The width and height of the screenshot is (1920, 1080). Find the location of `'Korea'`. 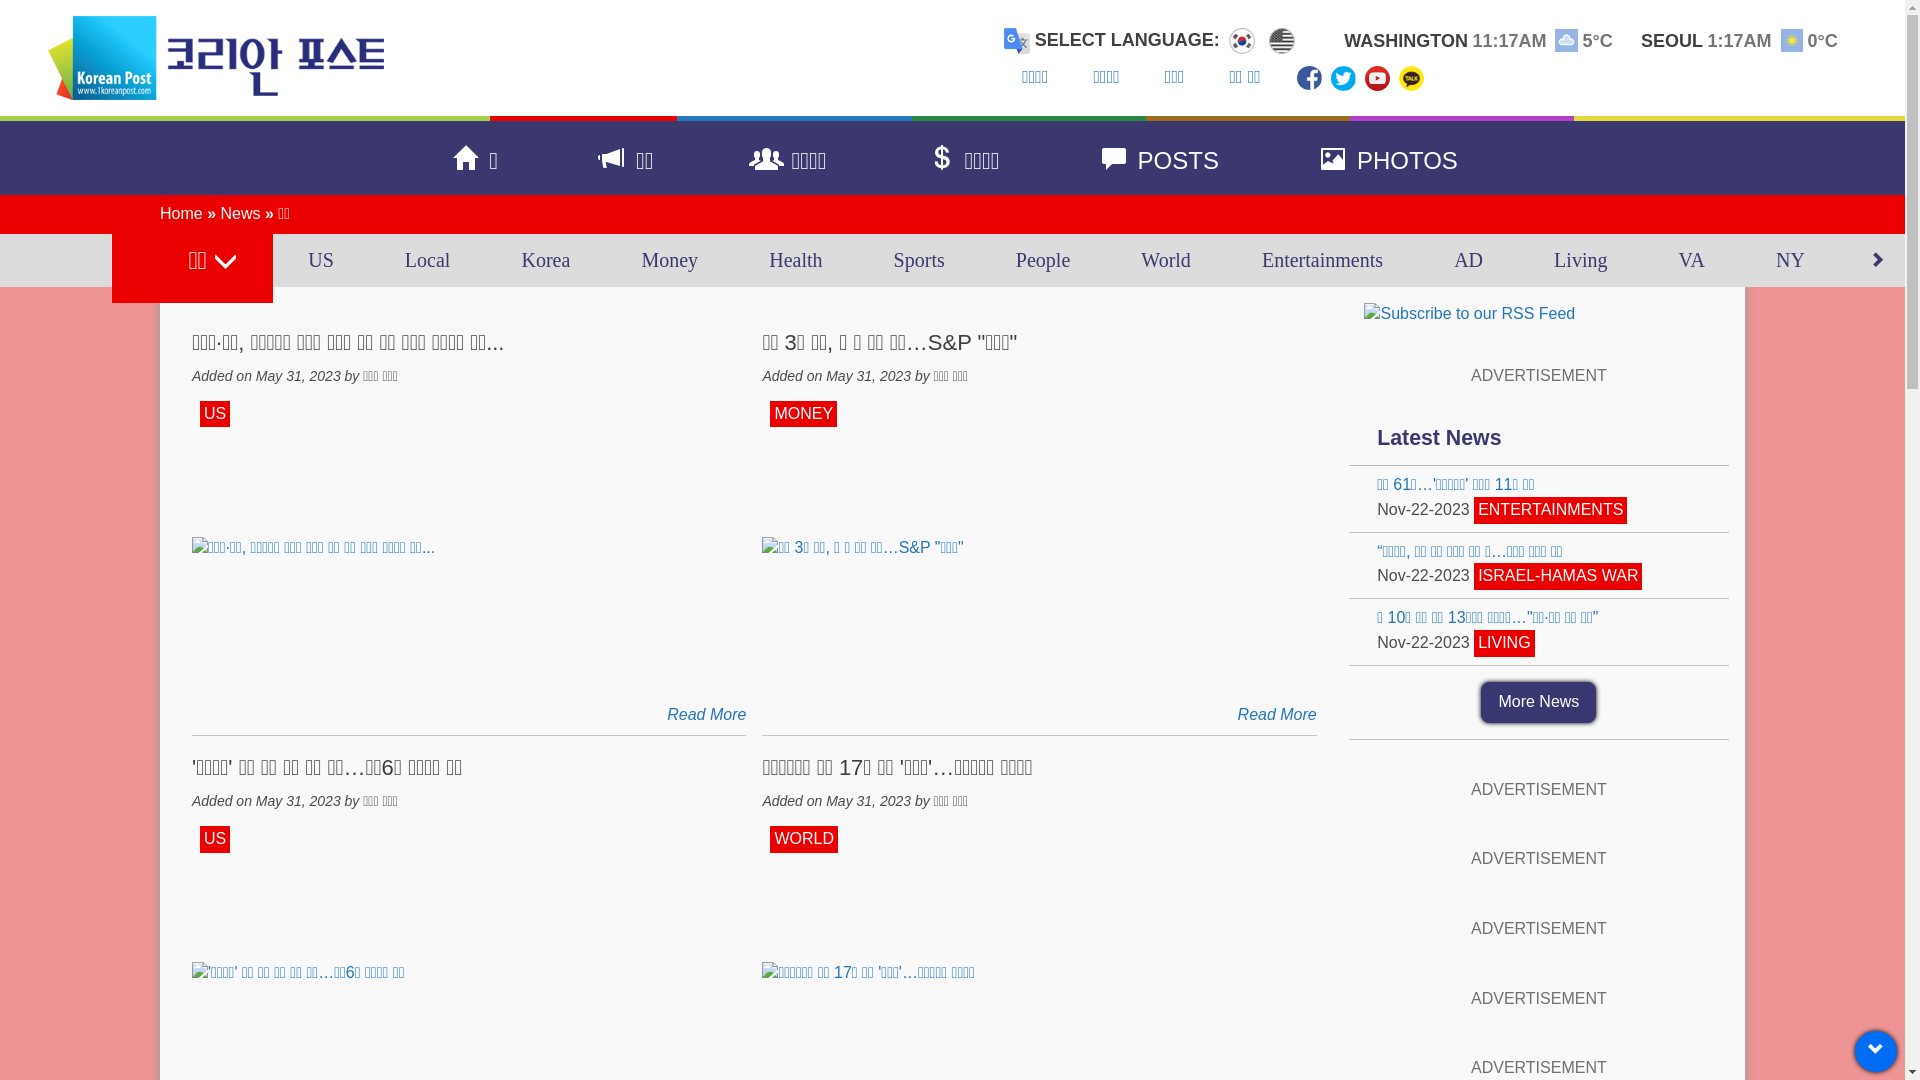

'Korea' is located at coordinates (546, 260).